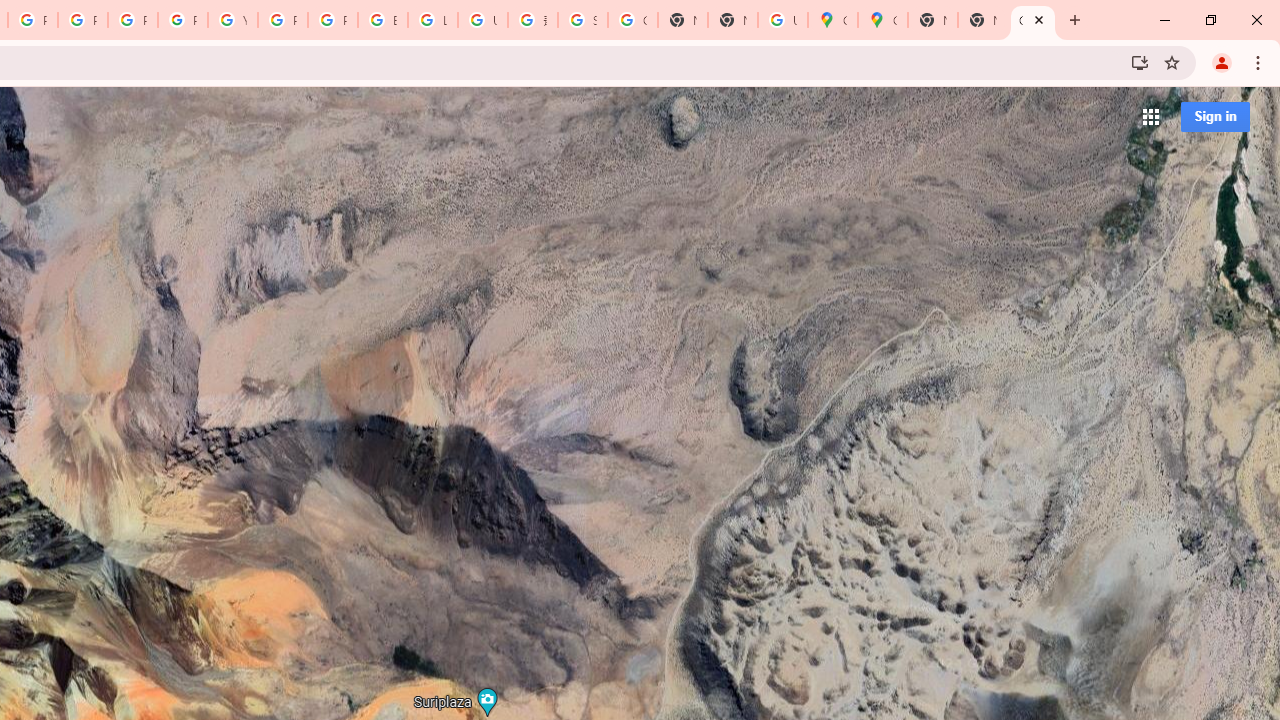  Describe the element at coordinates (131, 20) in the screenshot. I see `'Privacy Help Center - Policies Help'` at that location.